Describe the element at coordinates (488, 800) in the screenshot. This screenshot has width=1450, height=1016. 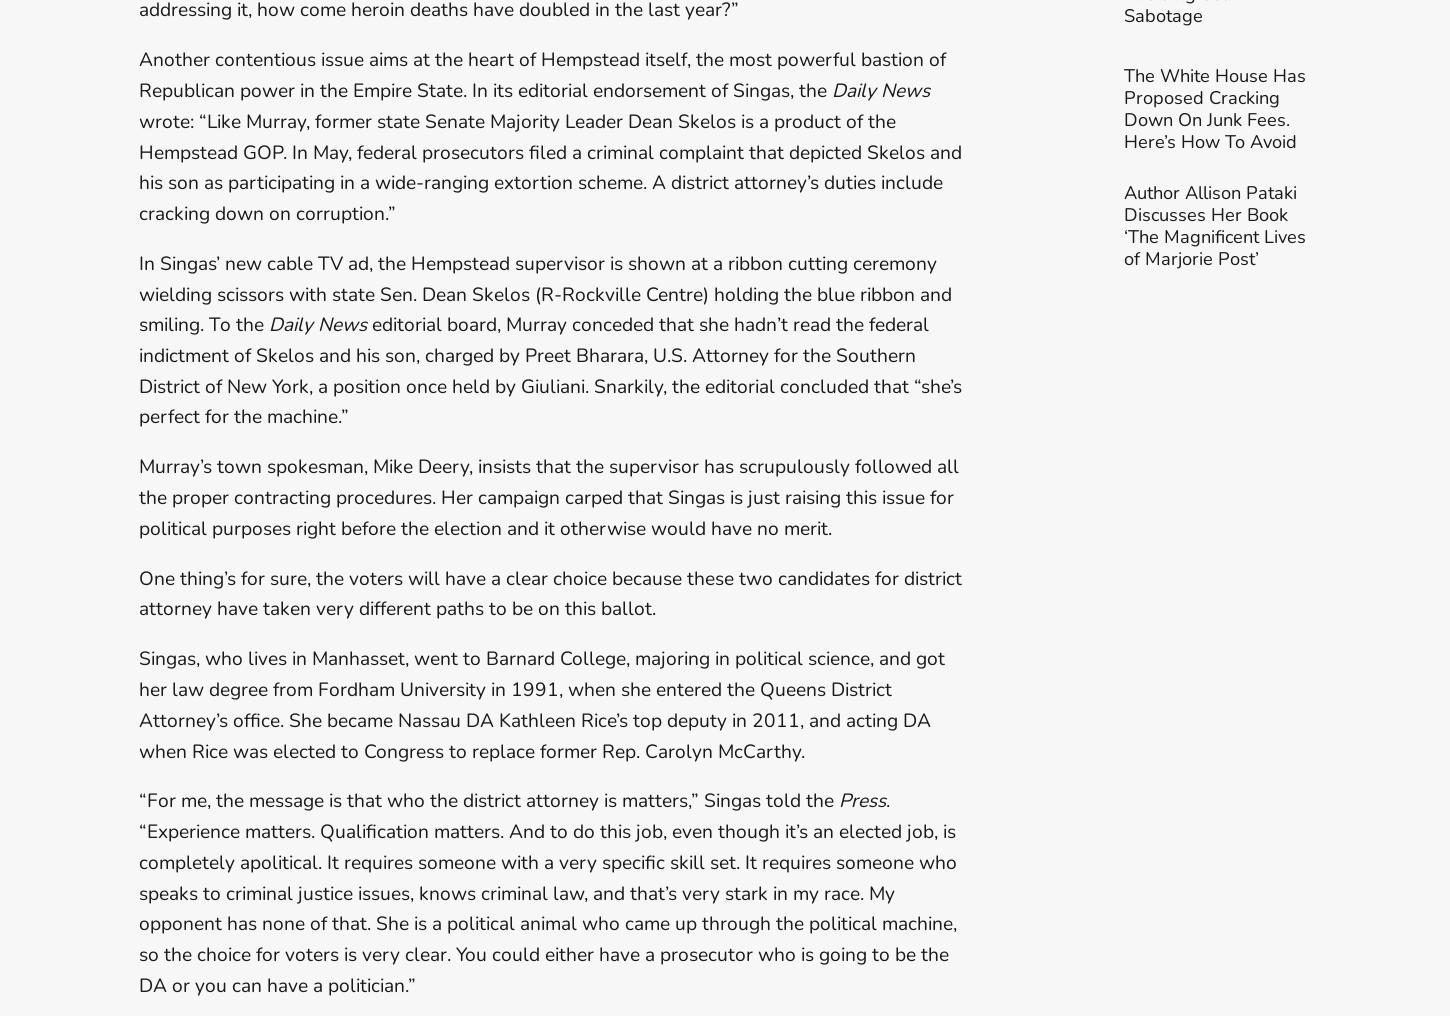
I see `'“For me, the message is that who the district attorney is matters,” Singas told the'` at that location.